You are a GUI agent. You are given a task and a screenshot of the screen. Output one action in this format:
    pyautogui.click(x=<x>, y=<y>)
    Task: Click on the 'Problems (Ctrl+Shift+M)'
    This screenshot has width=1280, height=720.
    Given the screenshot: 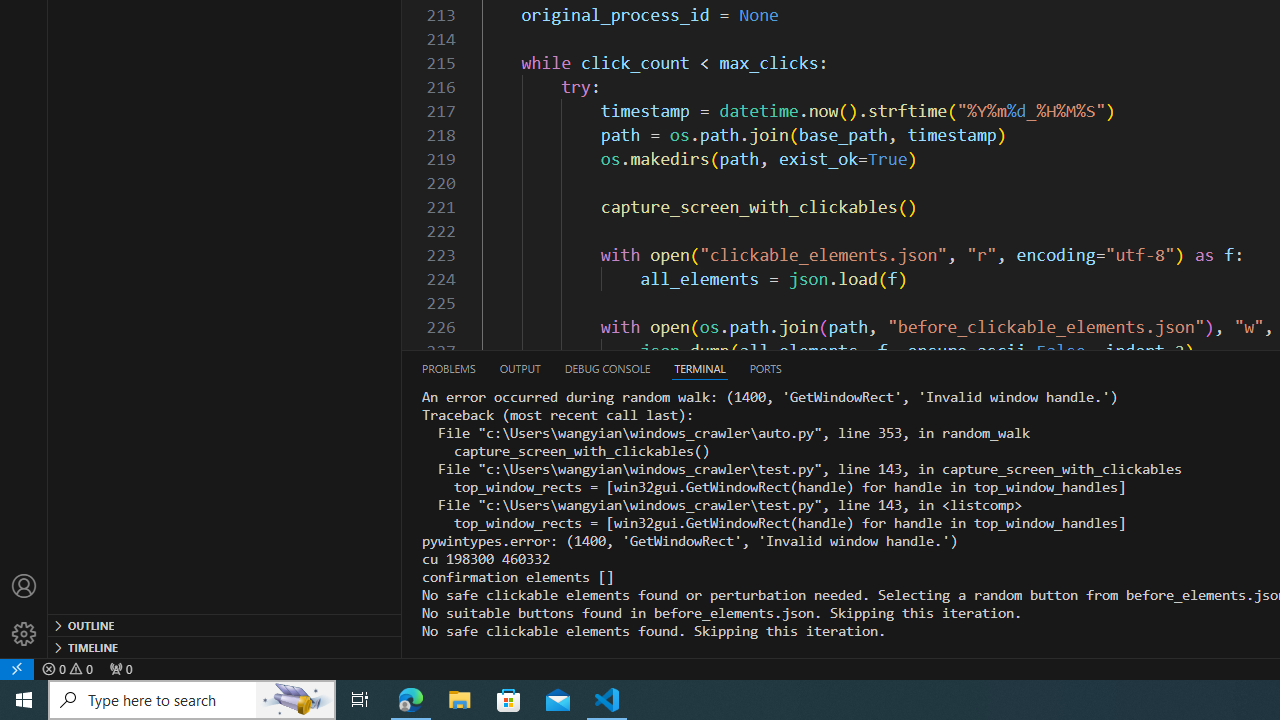 What is the action you would take?
    pyautogui.click(x=447, y=368)
    